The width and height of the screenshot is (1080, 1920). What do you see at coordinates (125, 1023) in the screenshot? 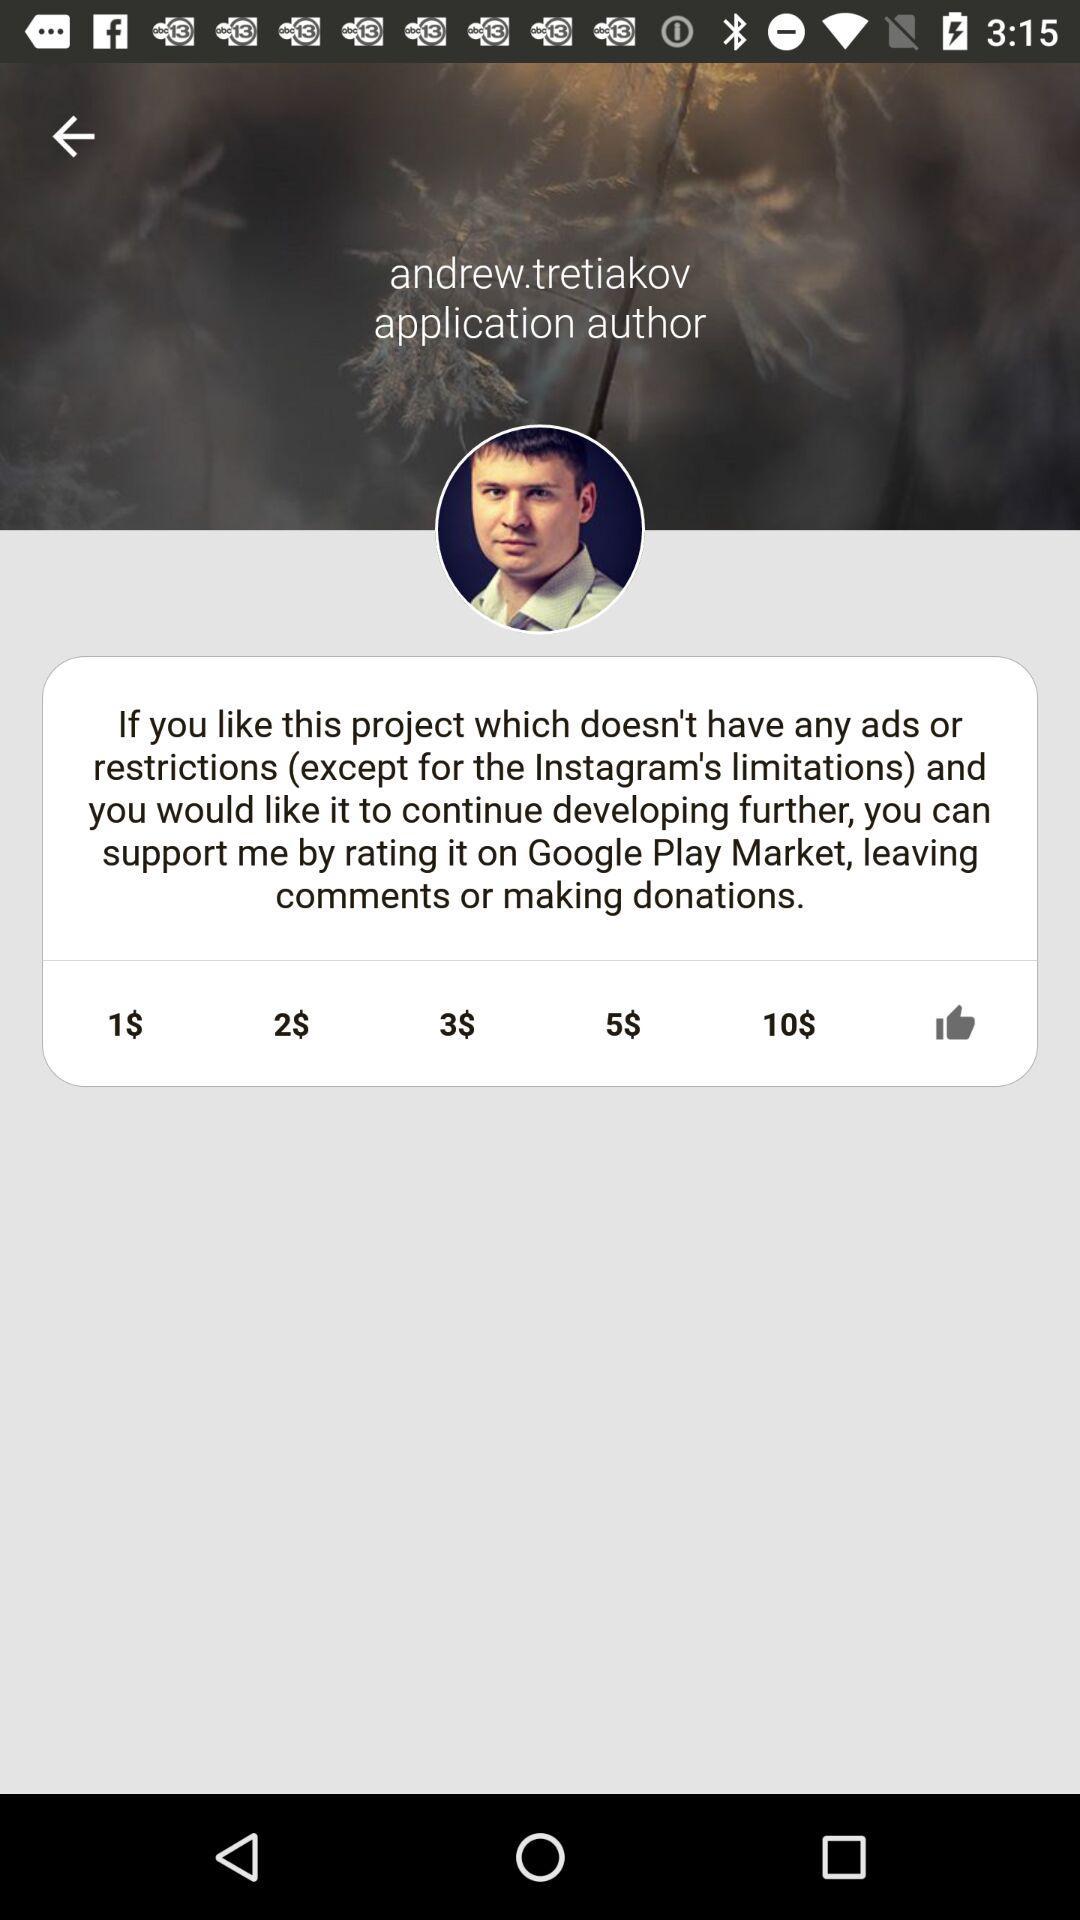
I see `the 1$ icon` at bounding box center [125, 1023].